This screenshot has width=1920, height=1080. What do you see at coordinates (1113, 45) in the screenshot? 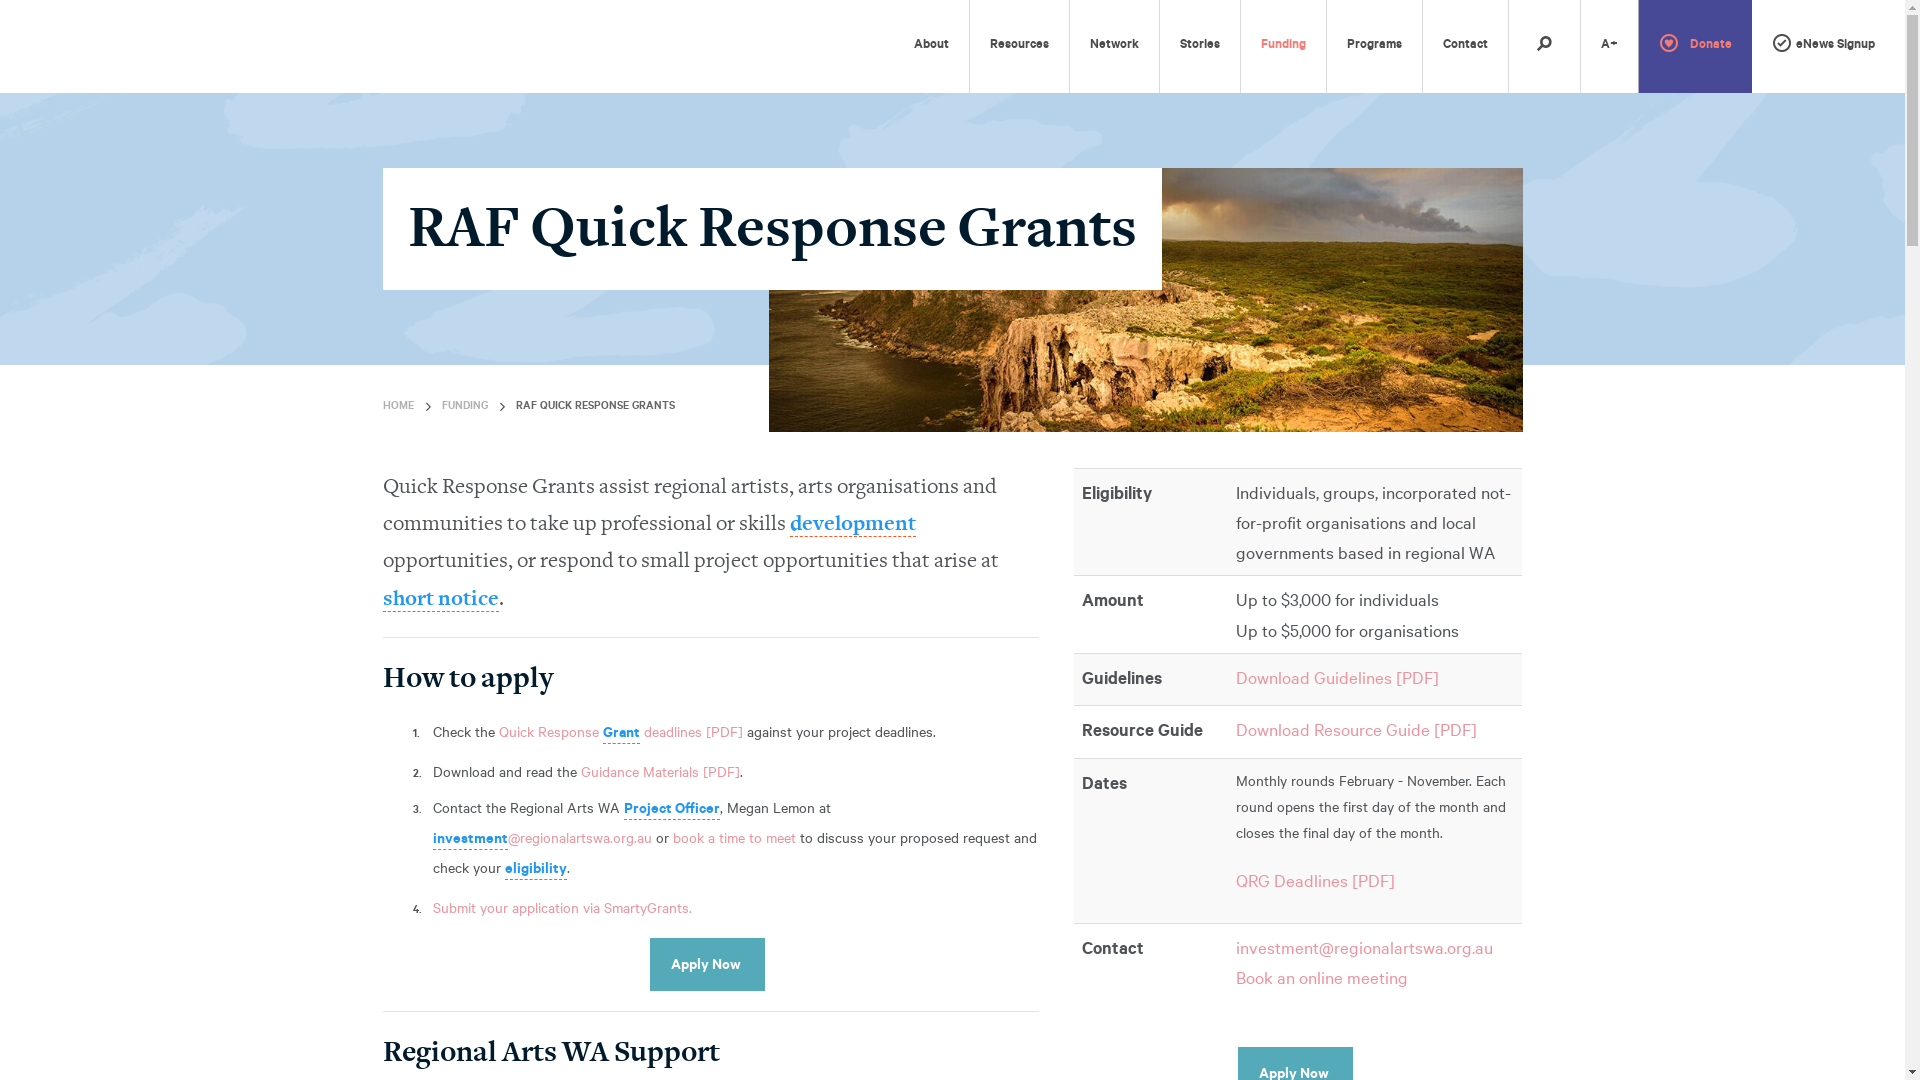
I see `'Network'` at bounding box center [1113, 45].